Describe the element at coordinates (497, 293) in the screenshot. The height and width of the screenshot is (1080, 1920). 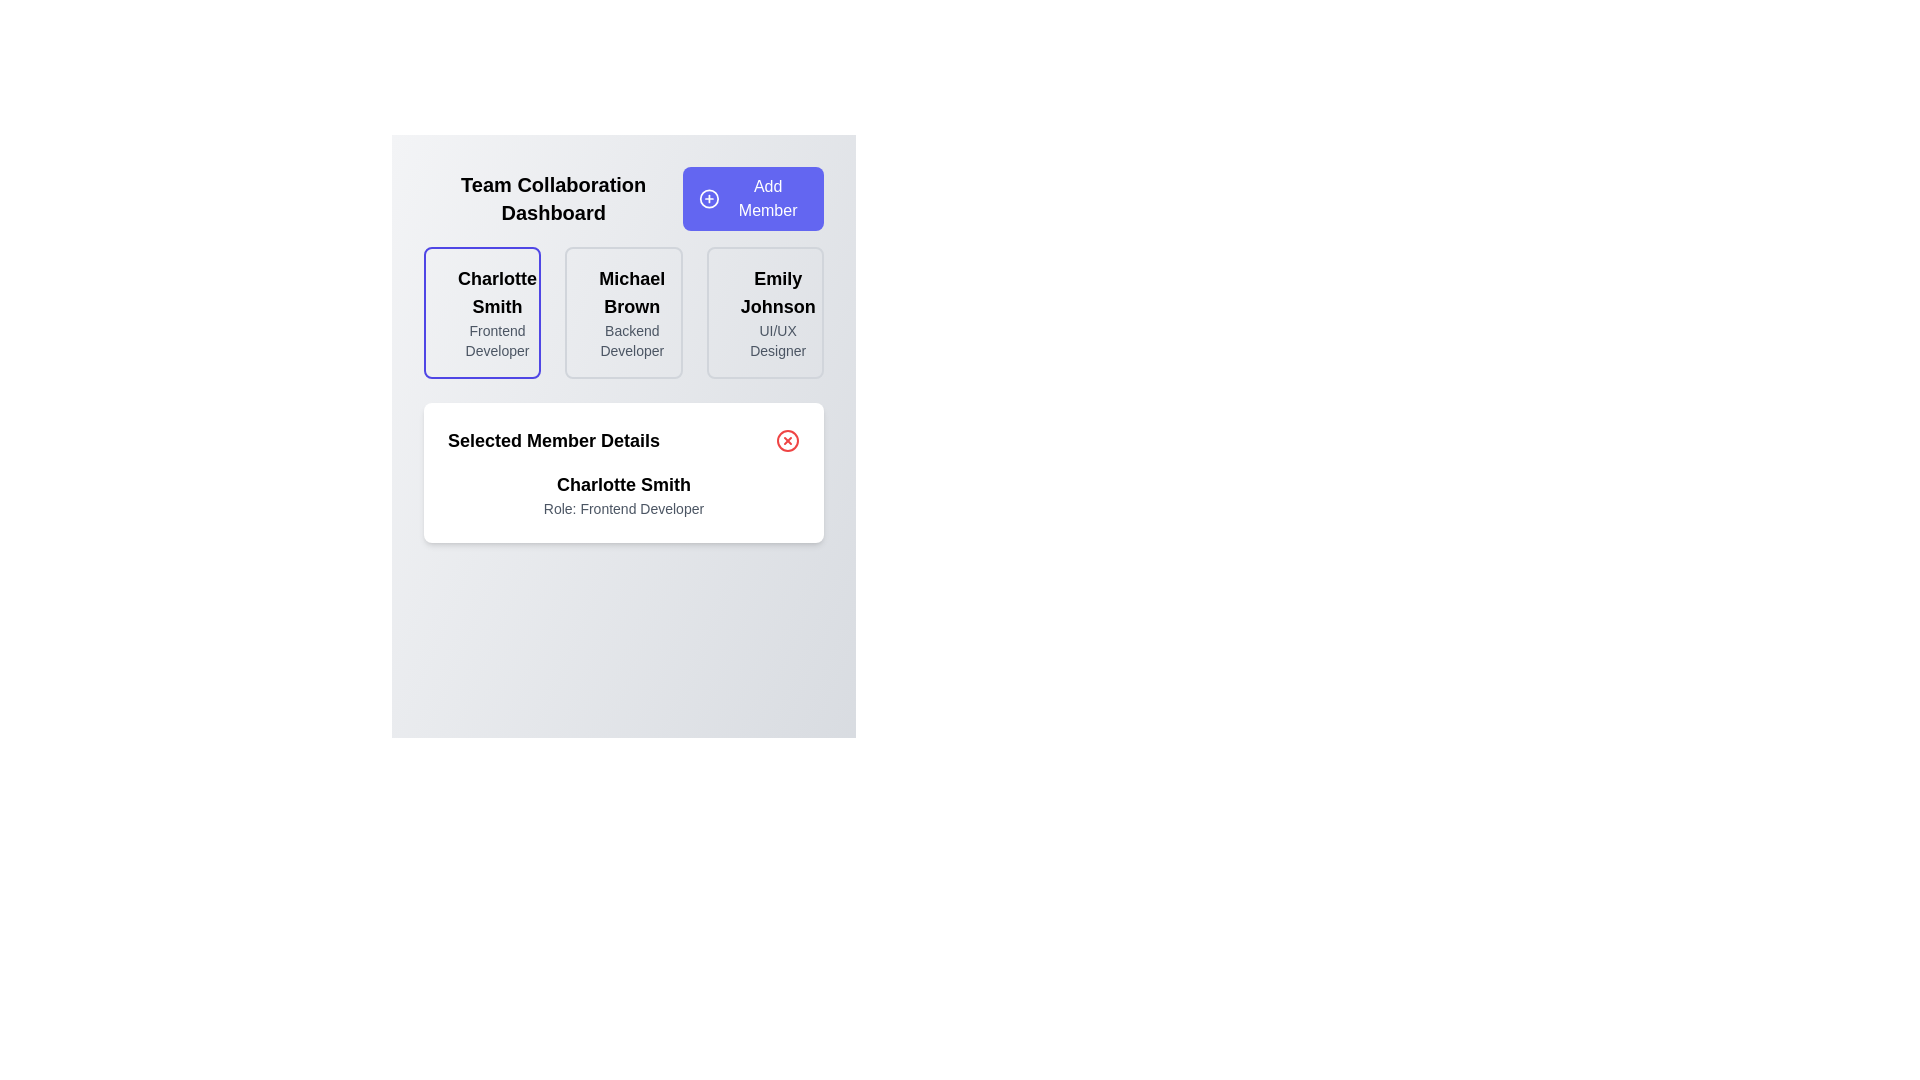
I see `the static text label displaying 'Charlotte Smith' which is prominently styled in bold black text, located in the first user profile card above the 'Frontend Developer' text` at that location.